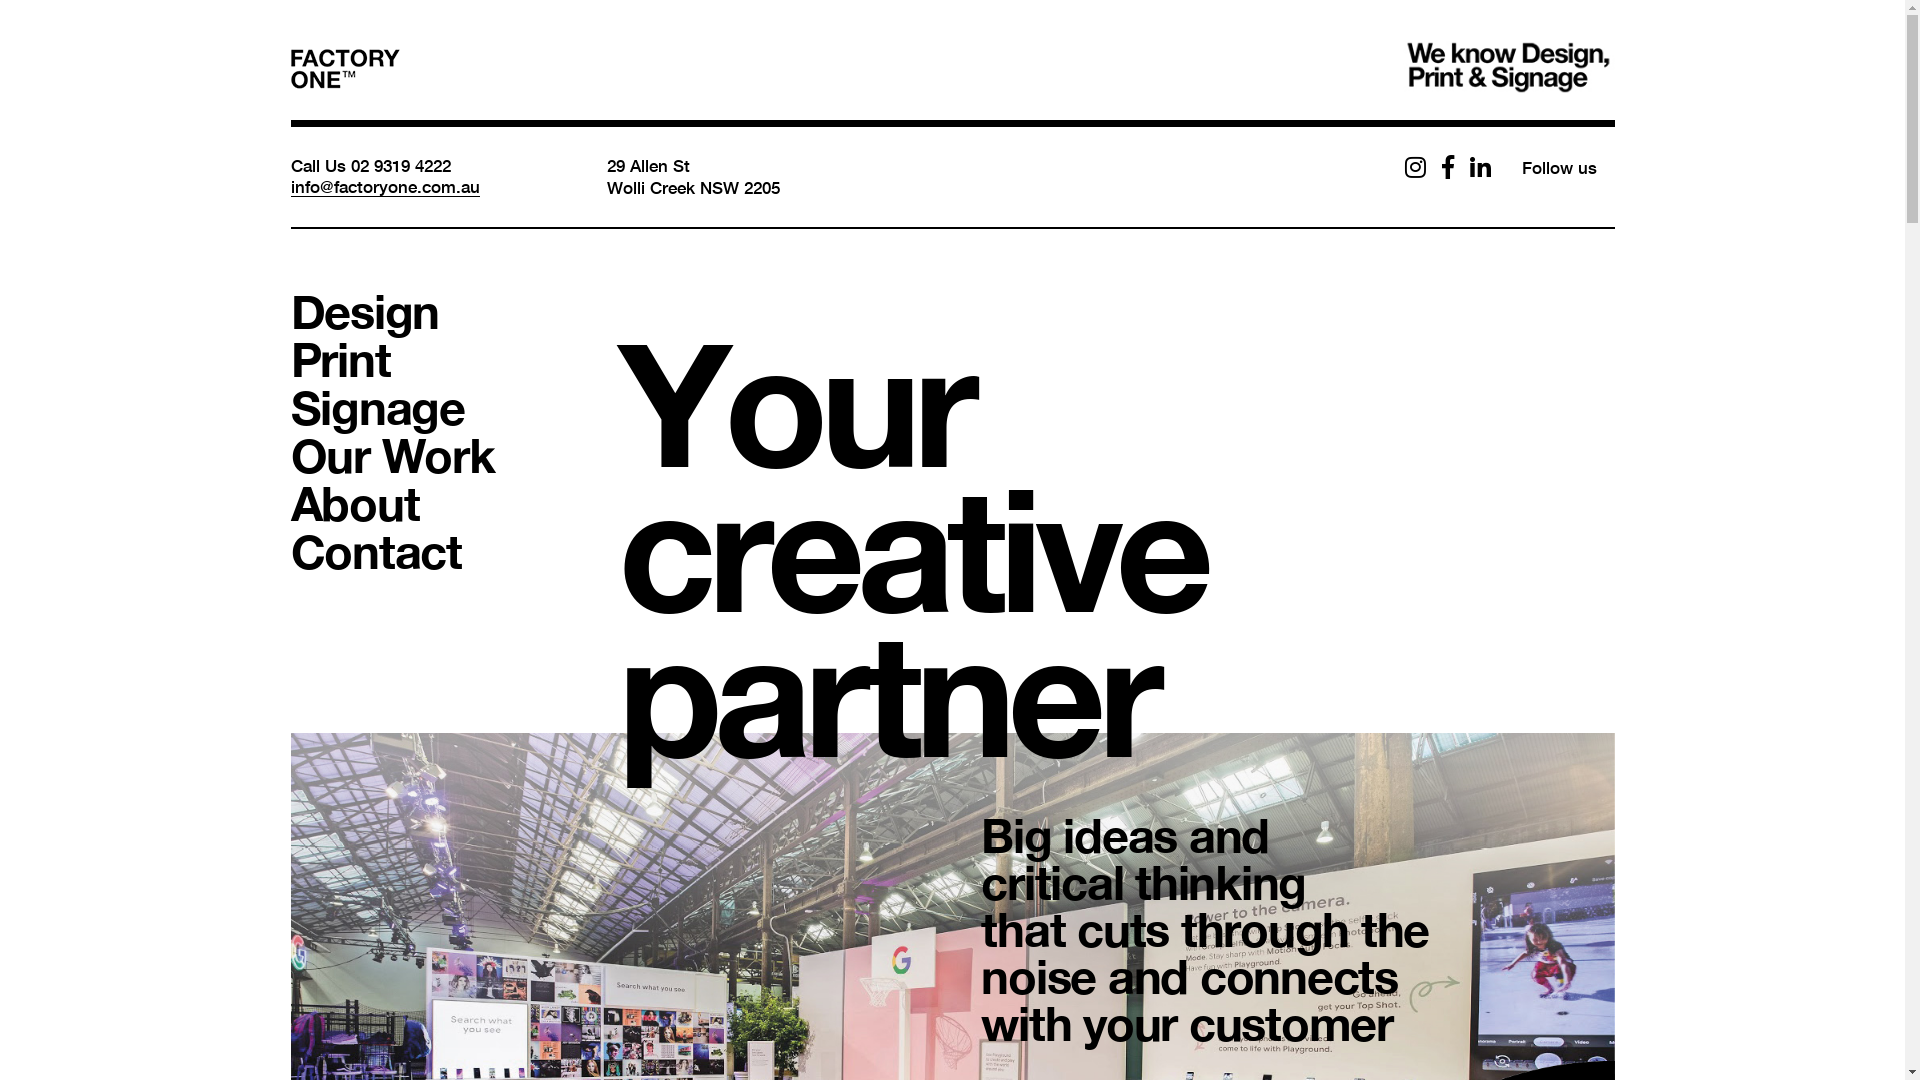 This screenshot has width=1920, height=1080. I want to click on 'About', so click(354, 501).